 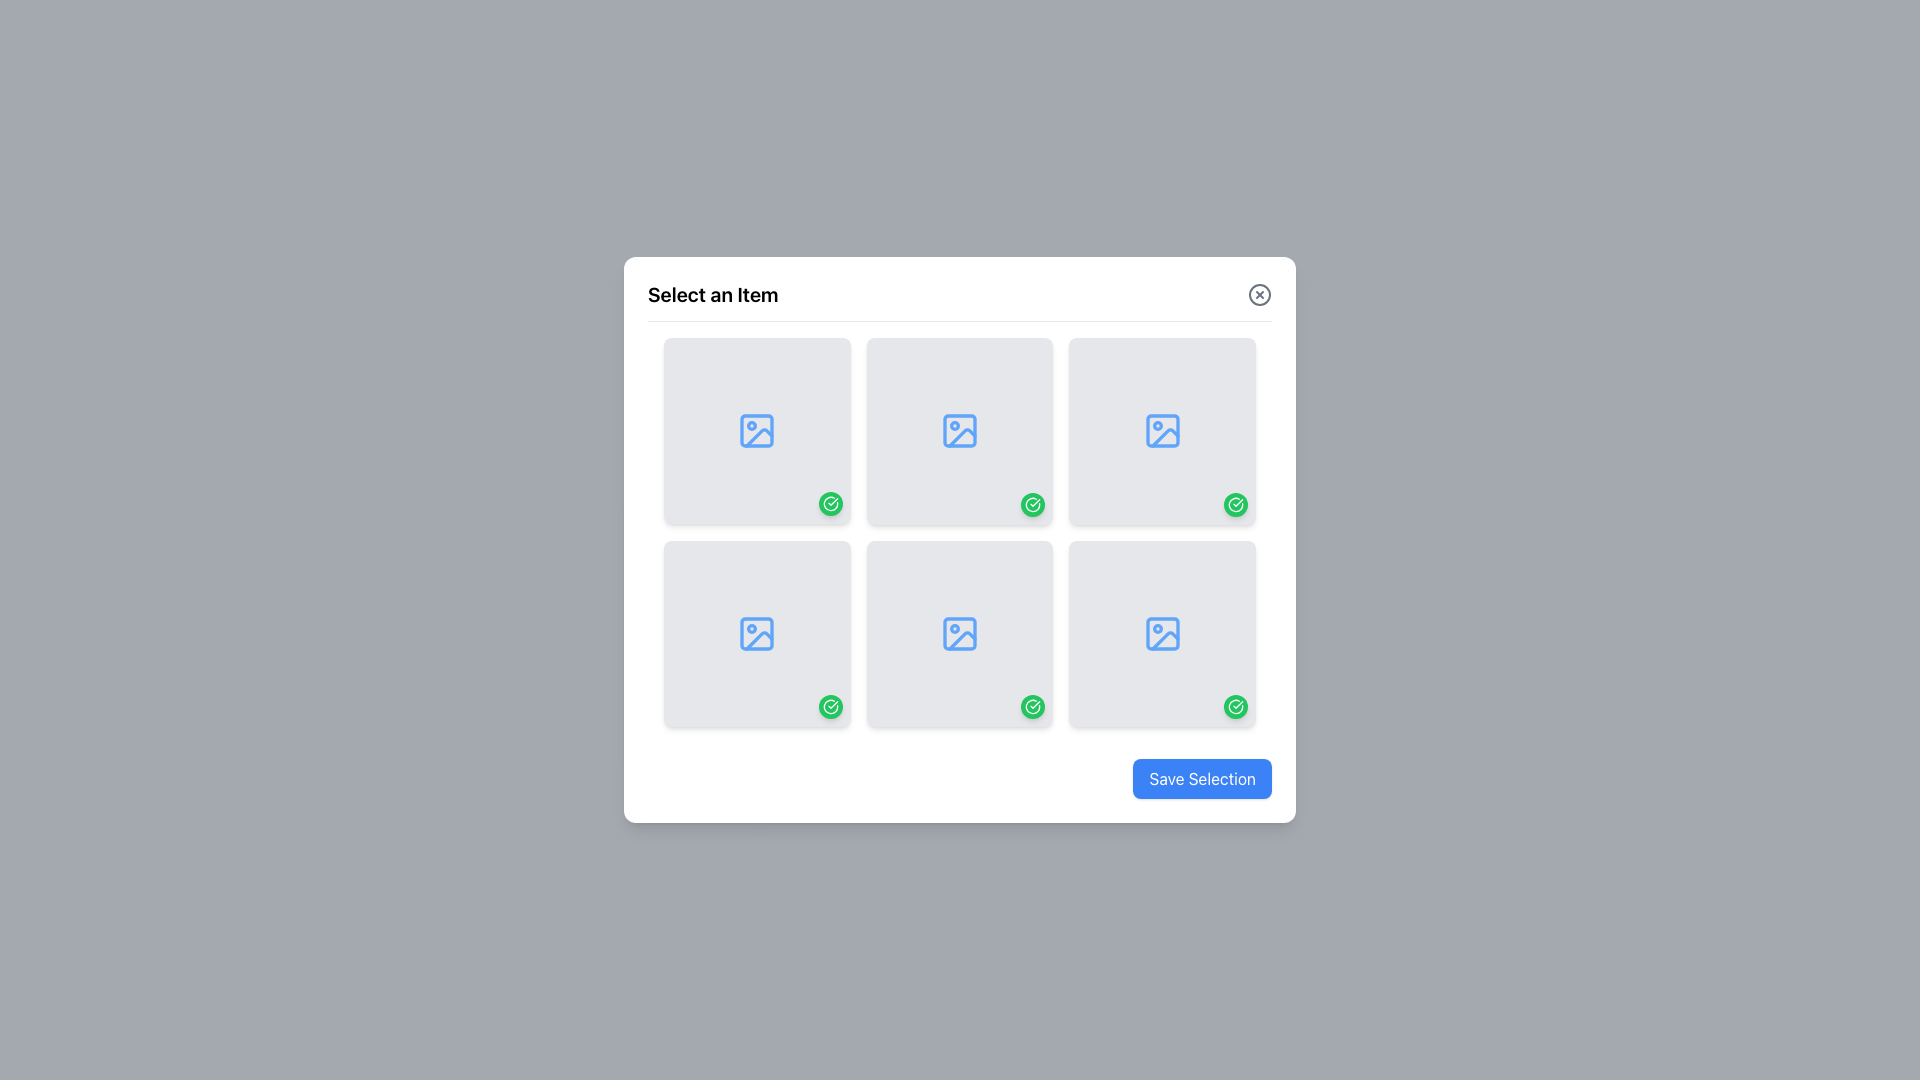 I want to click on the clickable grid item that has a gray background, rounded corners, and a centered blue icon with a notification badge, located below the title 'Select an Item', so click(x=756, y=430).